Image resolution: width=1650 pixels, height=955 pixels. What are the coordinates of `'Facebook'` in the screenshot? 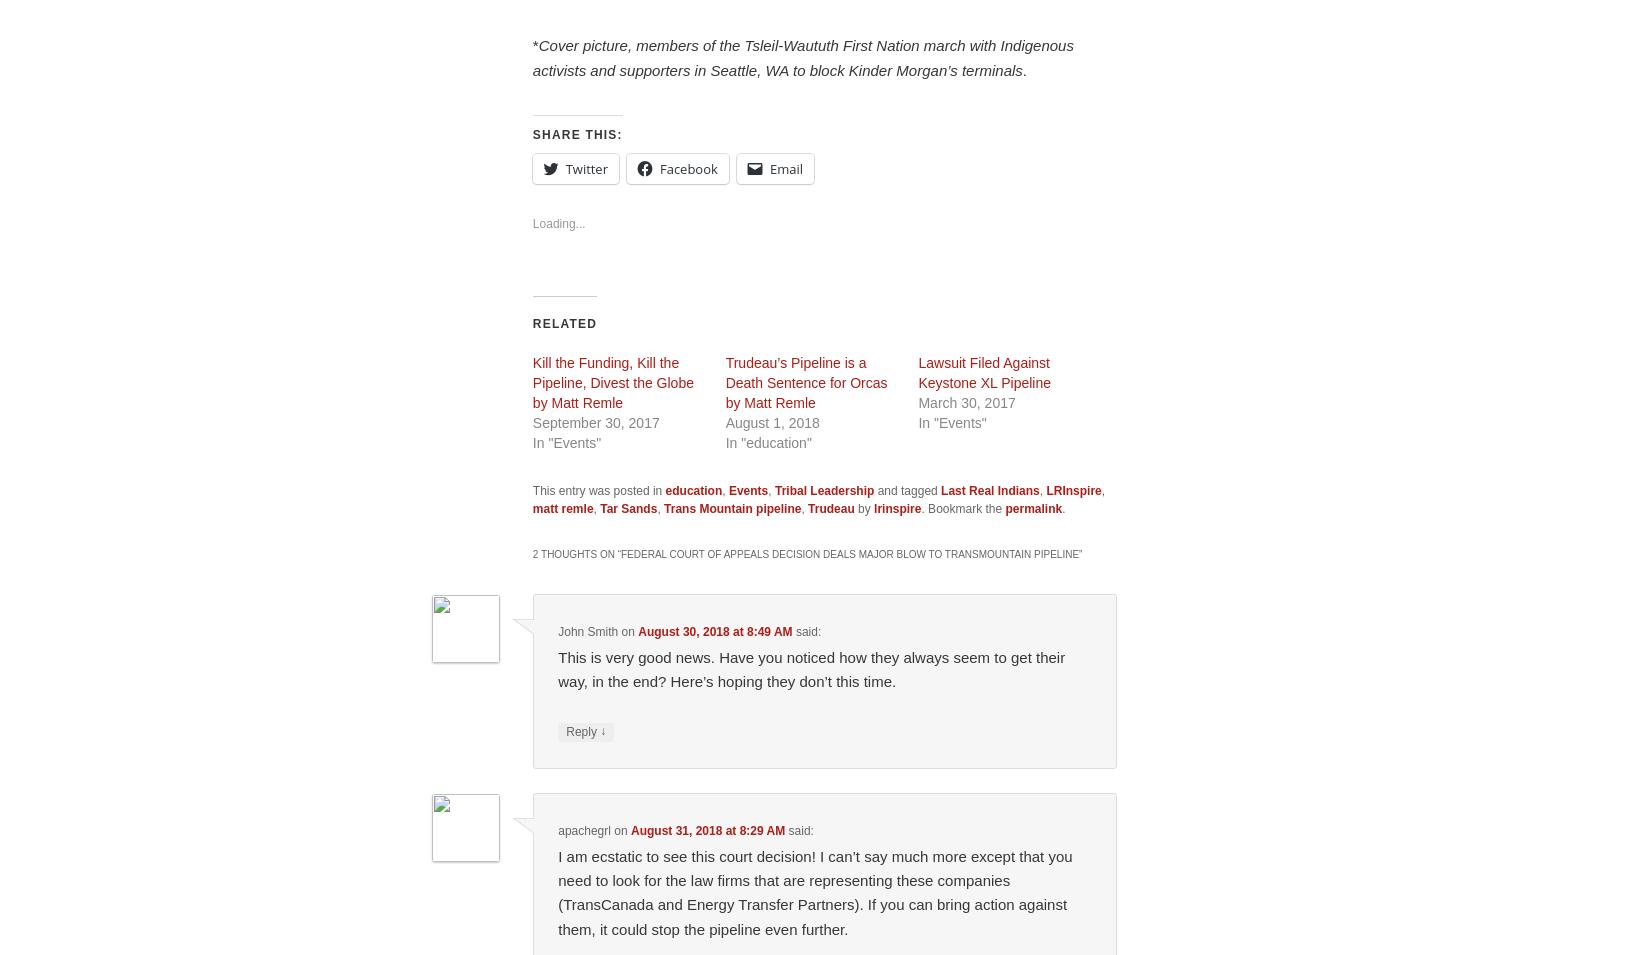 It's located at (687, 169).